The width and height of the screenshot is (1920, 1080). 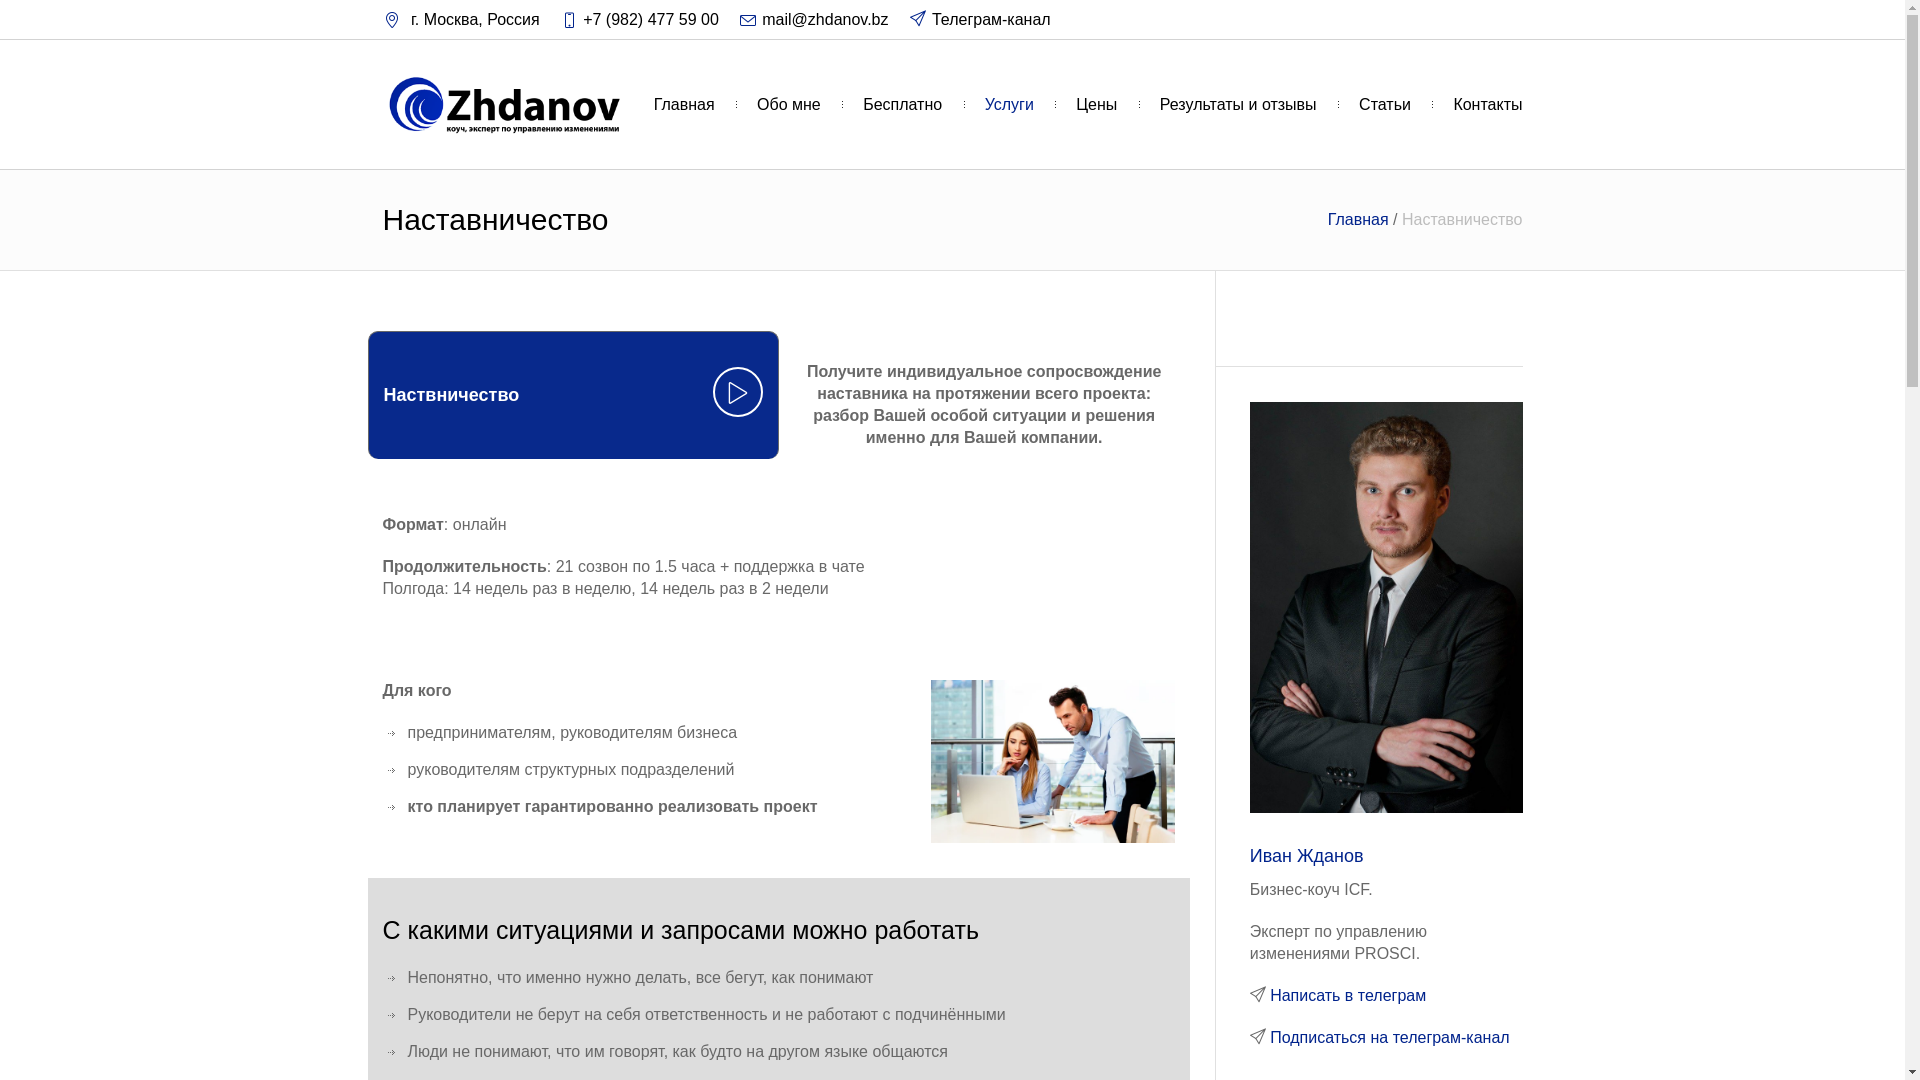 I want to click on 'mail@zhdanov.bz', so click(x=825, y=19).